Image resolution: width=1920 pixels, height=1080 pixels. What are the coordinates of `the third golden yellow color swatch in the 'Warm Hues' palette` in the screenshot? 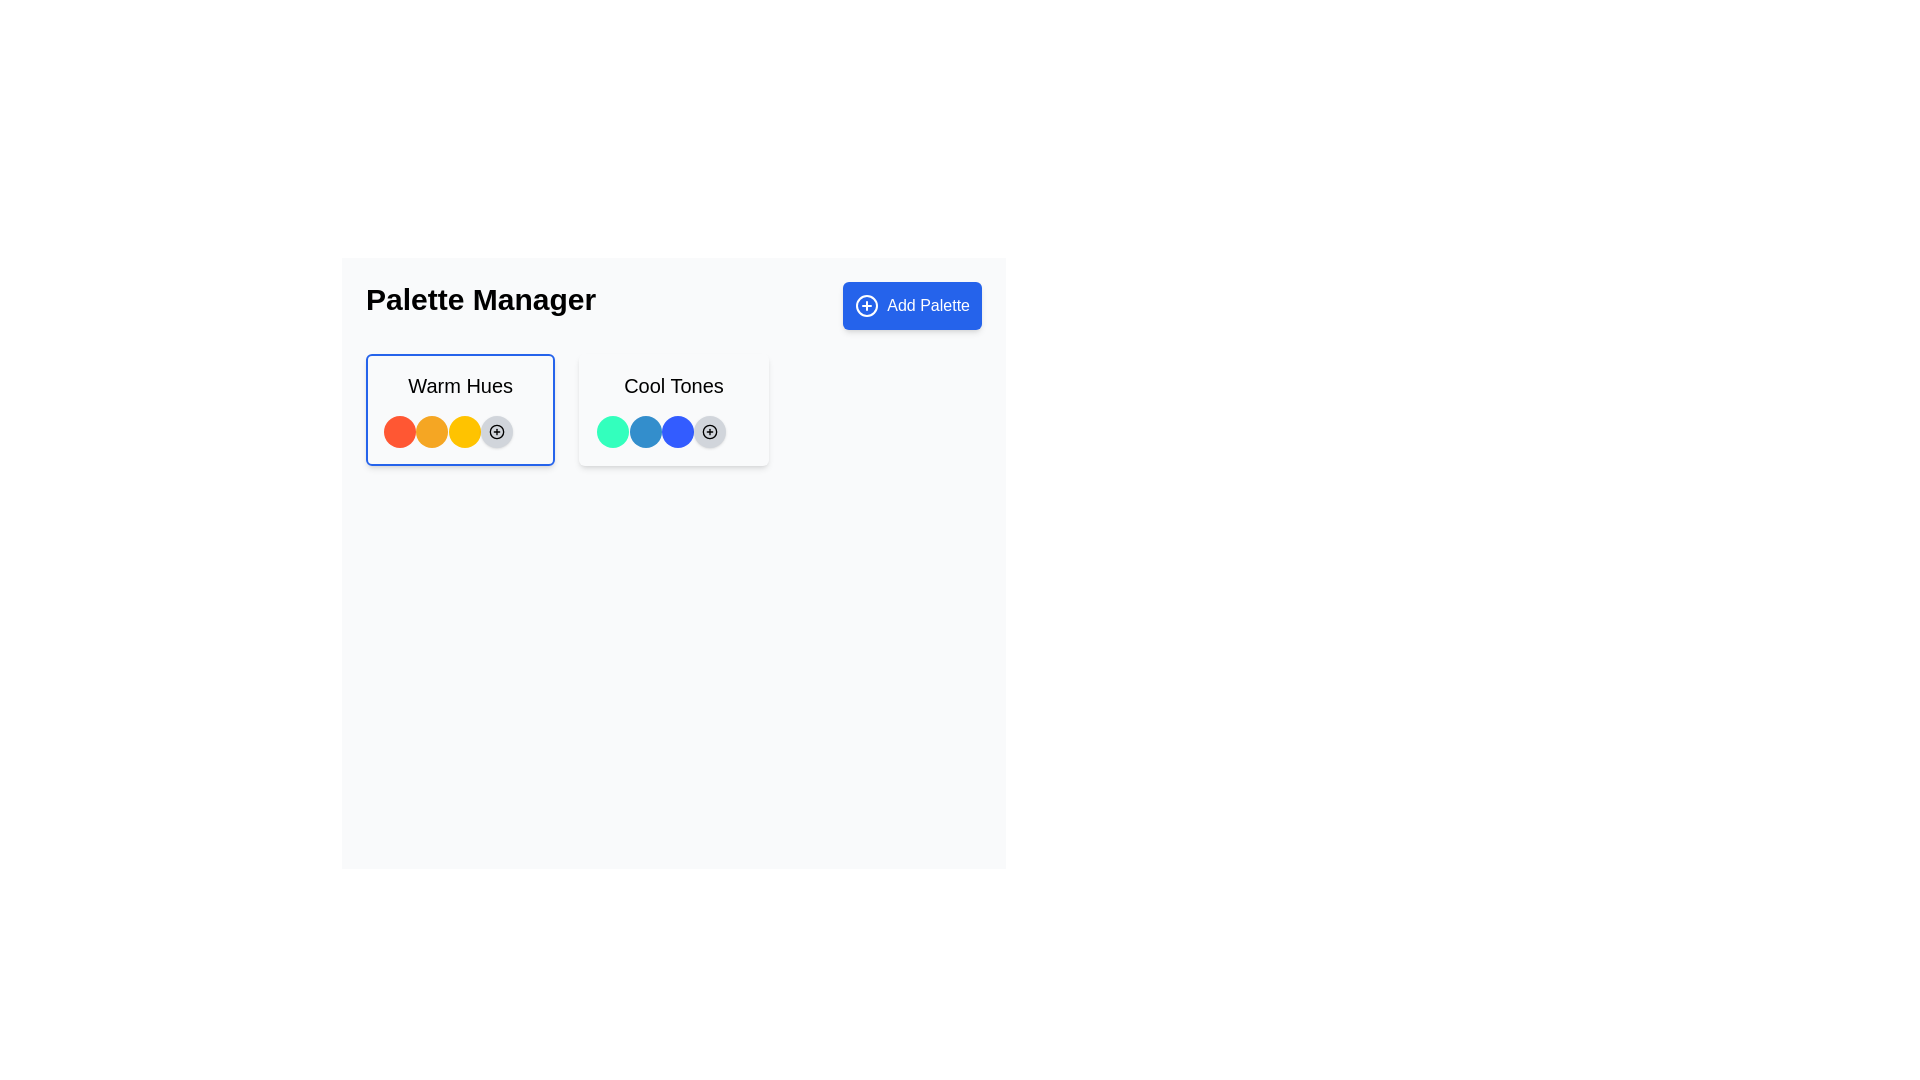 It's located at (463, 431).